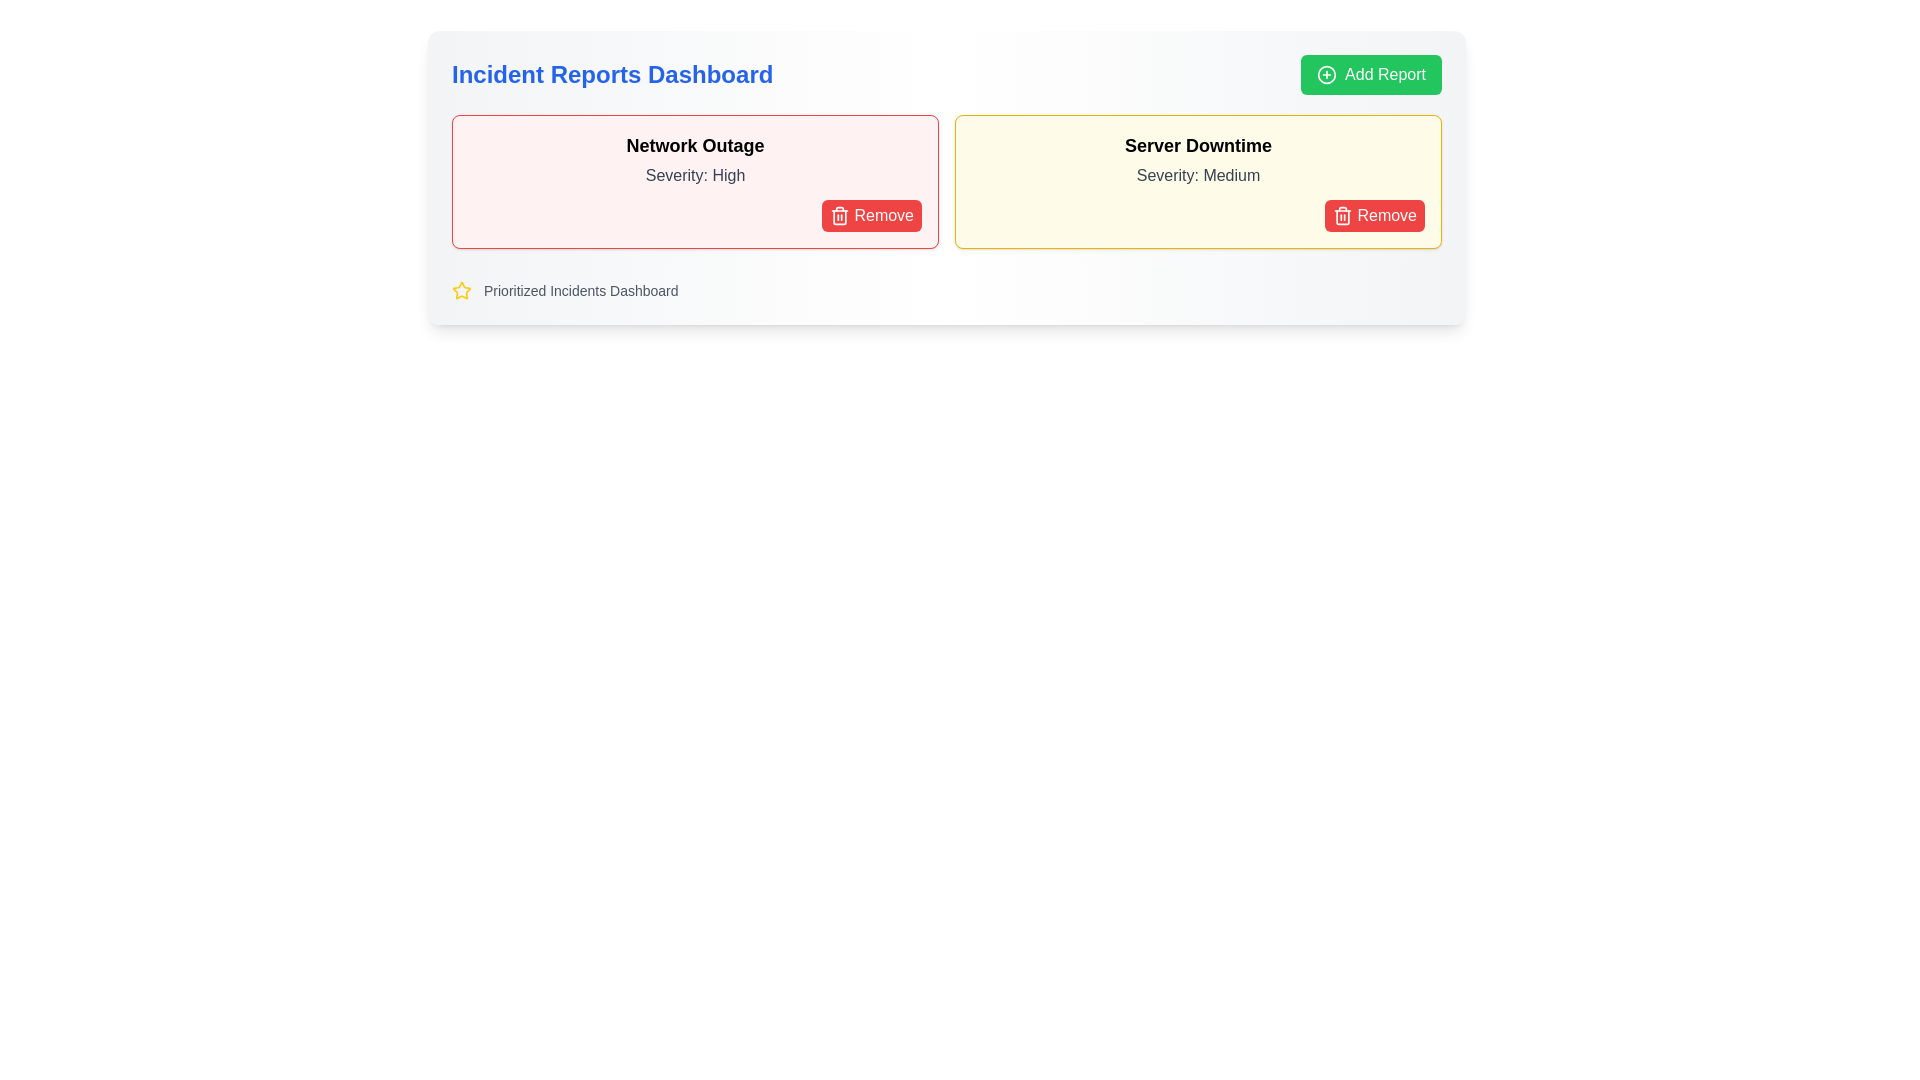 The image size is (1920, 1080). Describe the element at coordinates (1198, 181) in the screenshot. I see `information contained within the Issue Card titled 'Server Downtime' that has a yellow background and a red 'Remove' button` at that location.